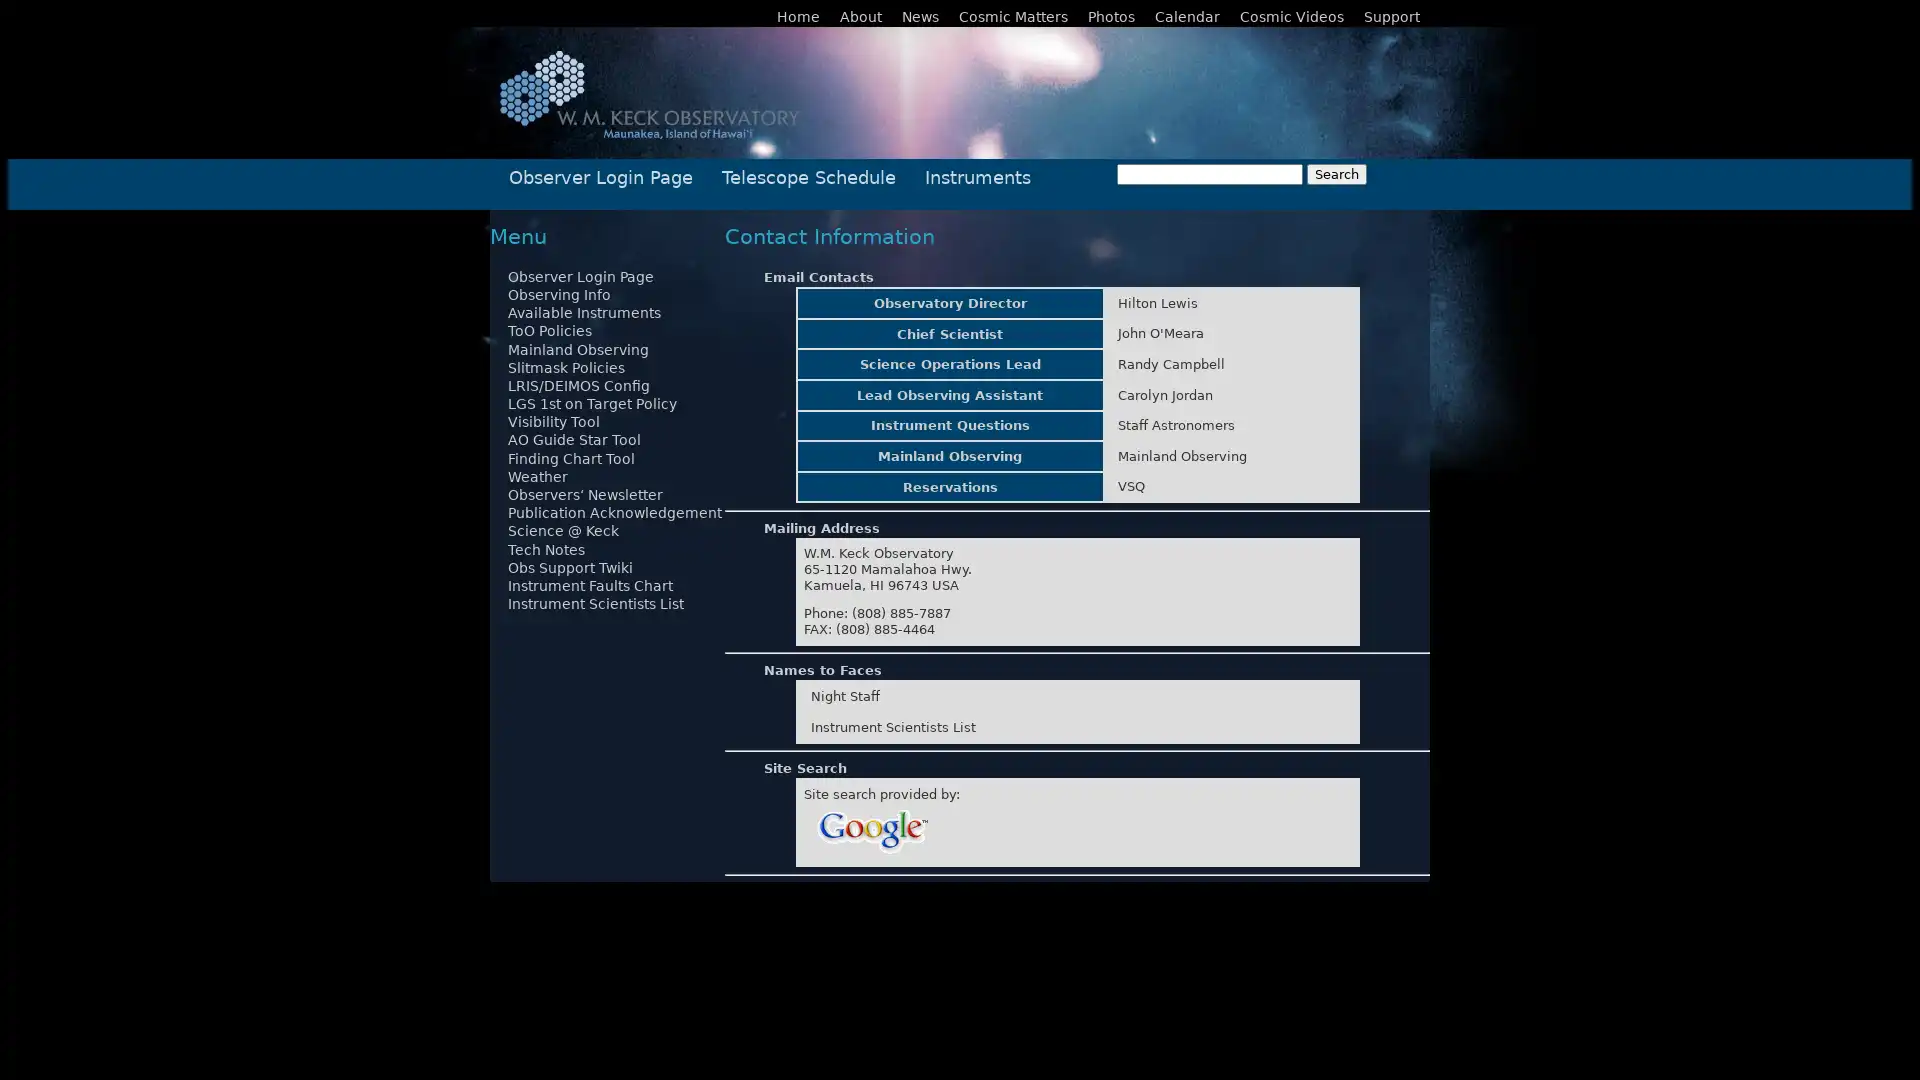 The image size is (1920, 1080). I want to click on Search, so click(1335, 173).